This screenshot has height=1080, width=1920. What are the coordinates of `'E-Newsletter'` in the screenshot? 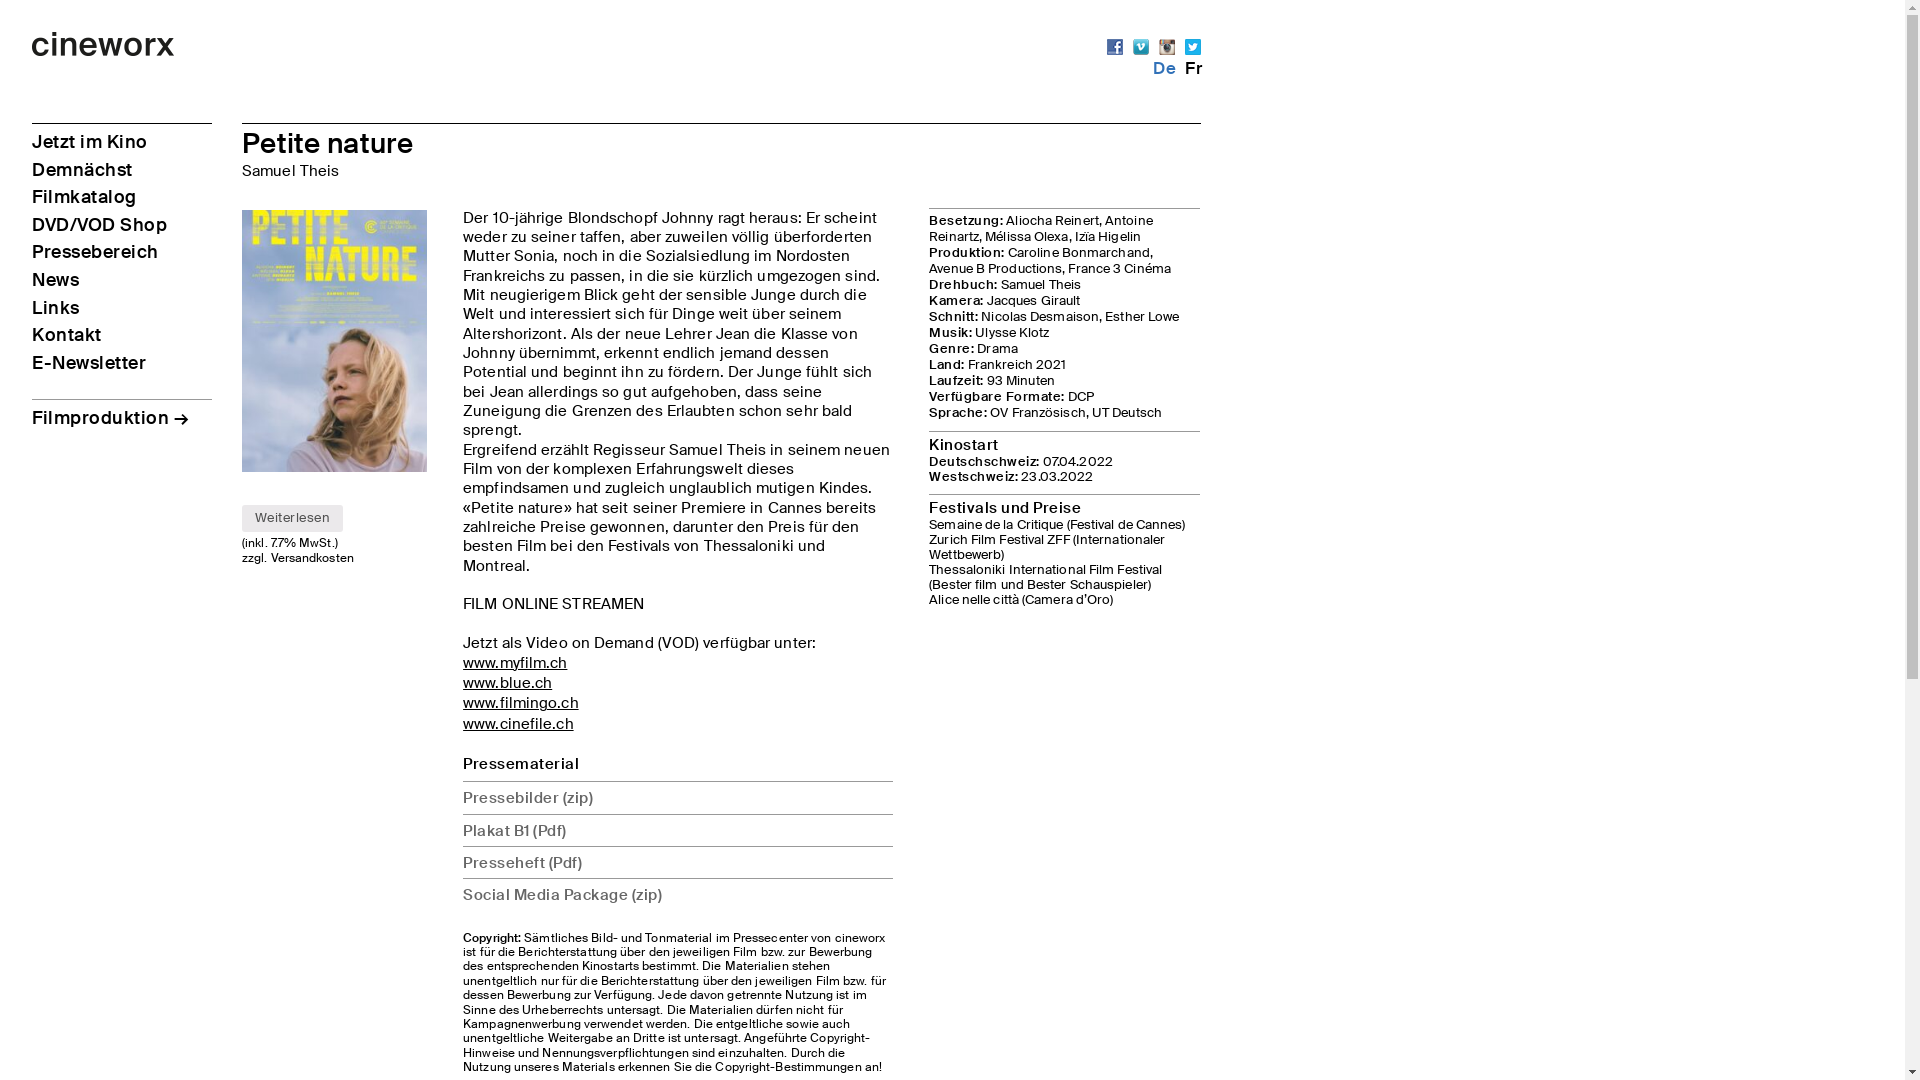 It's located at (32, 362).